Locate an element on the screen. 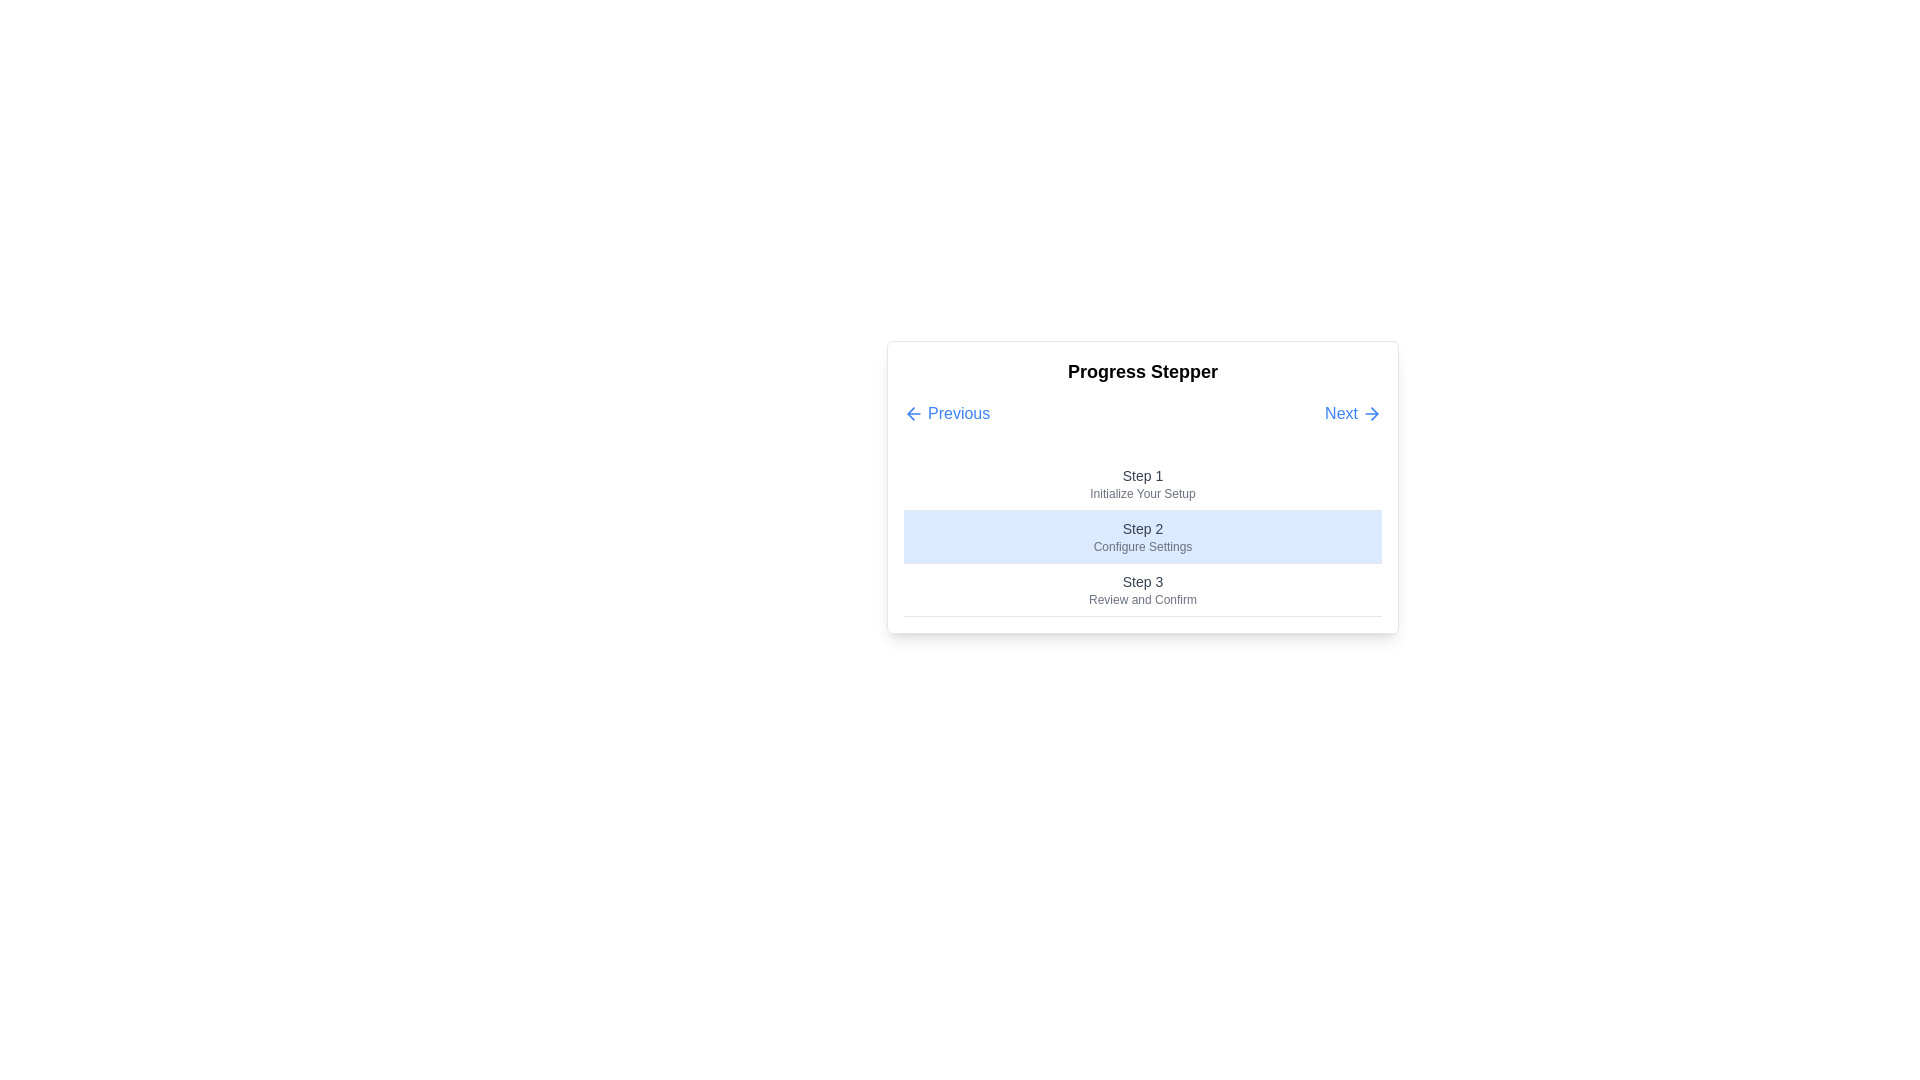 The width and height of the screenshot is (1920, 1080). the text label displaying 'Initialize Your Setup', which is located directly below the 'Step 1' text in the stepper component is located at coordinates (1142, 493).